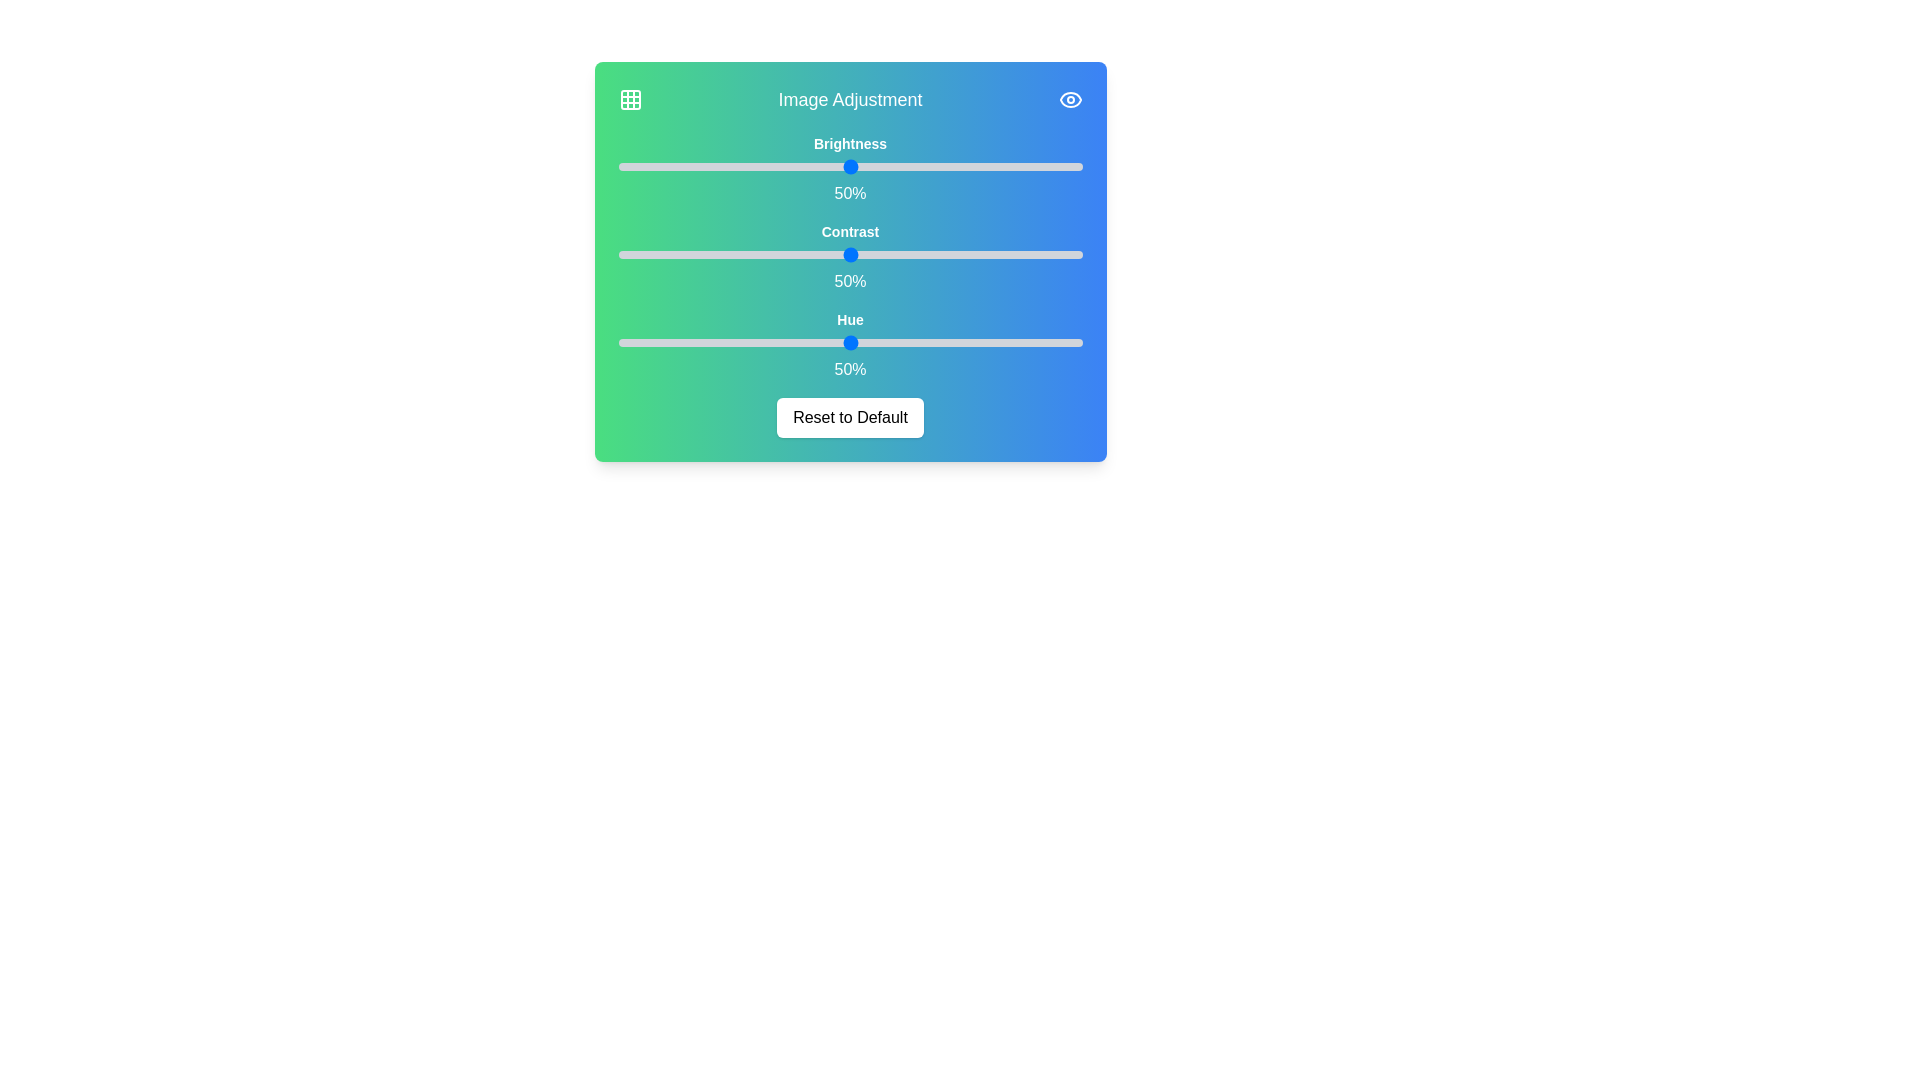 Image resolution: width=1920 pixels, height=1080 pixels. I want to click on the 0 slider to 55%, so click(1104, 165).